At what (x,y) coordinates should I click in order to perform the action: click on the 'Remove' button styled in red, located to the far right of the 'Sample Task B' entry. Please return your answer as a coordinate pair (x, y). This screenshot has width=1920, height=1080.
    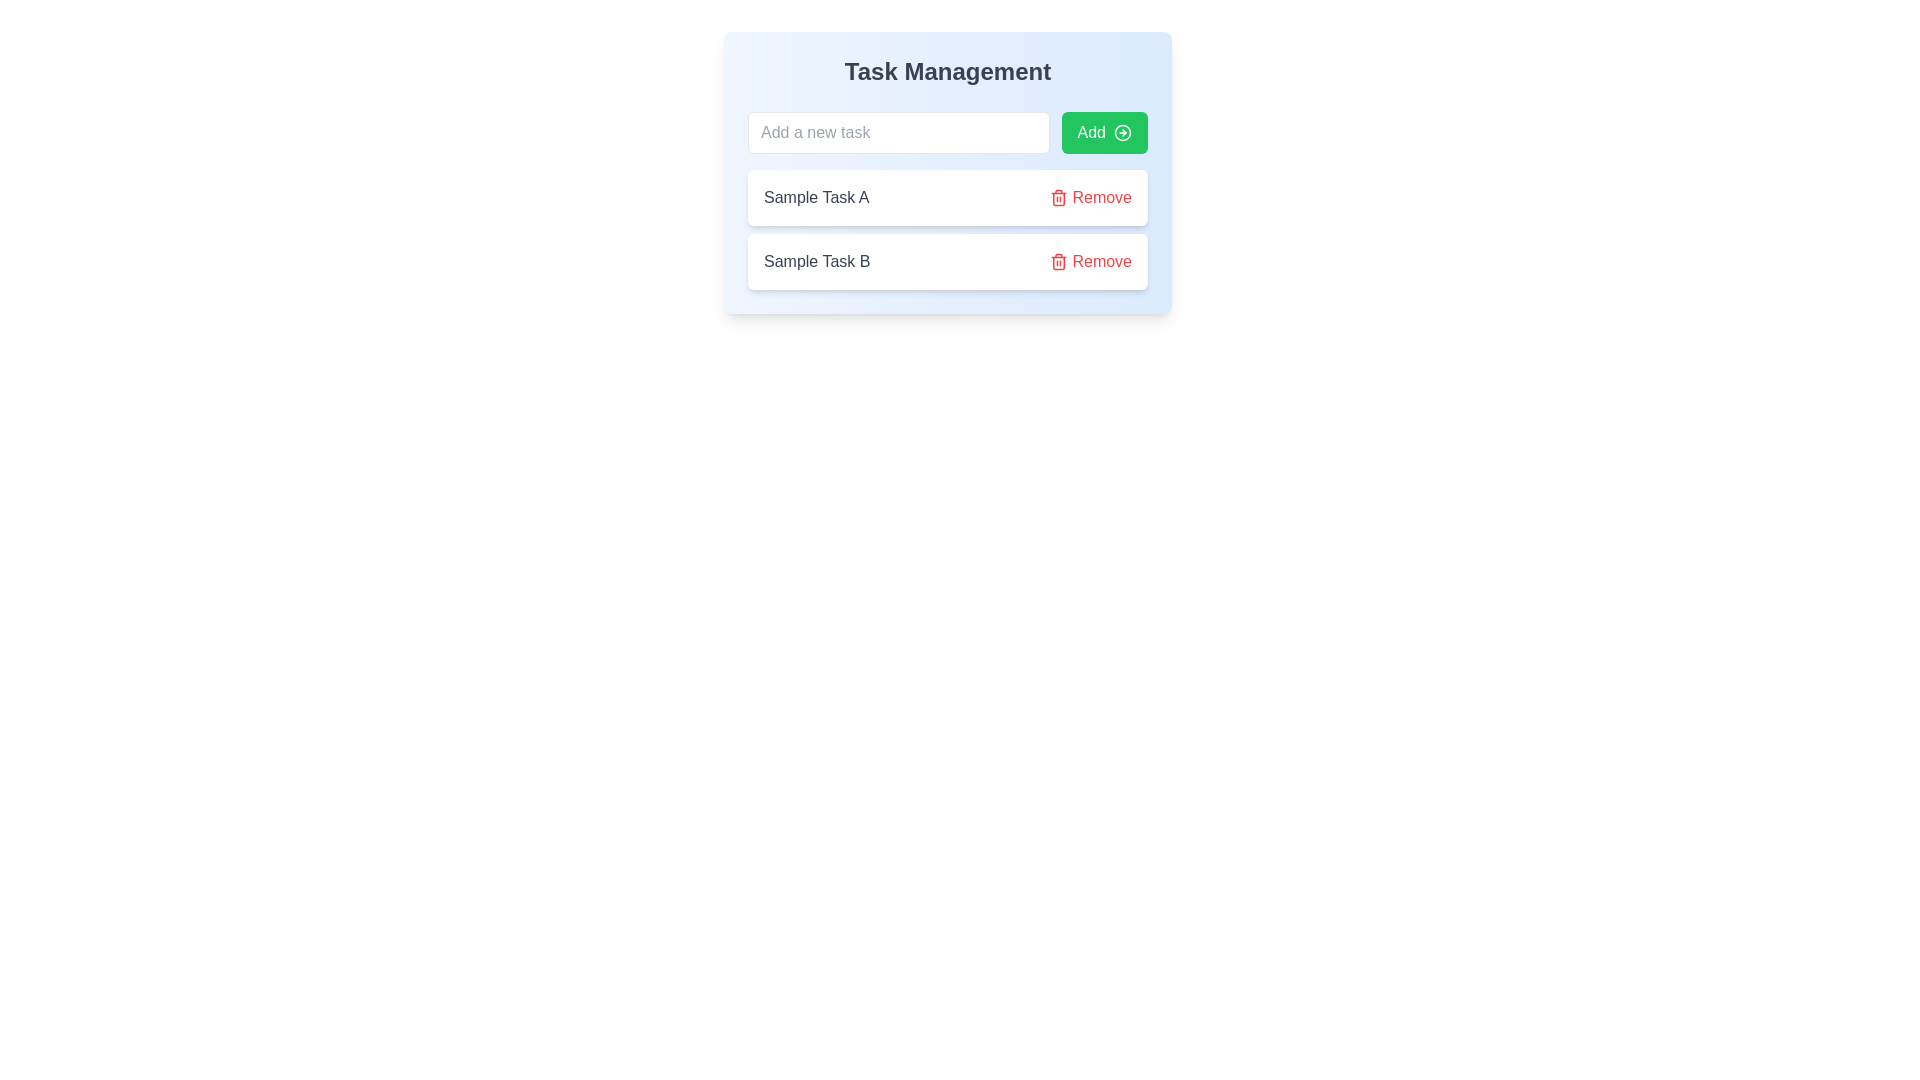
    Looking at the image, I should click on (1101, 261).